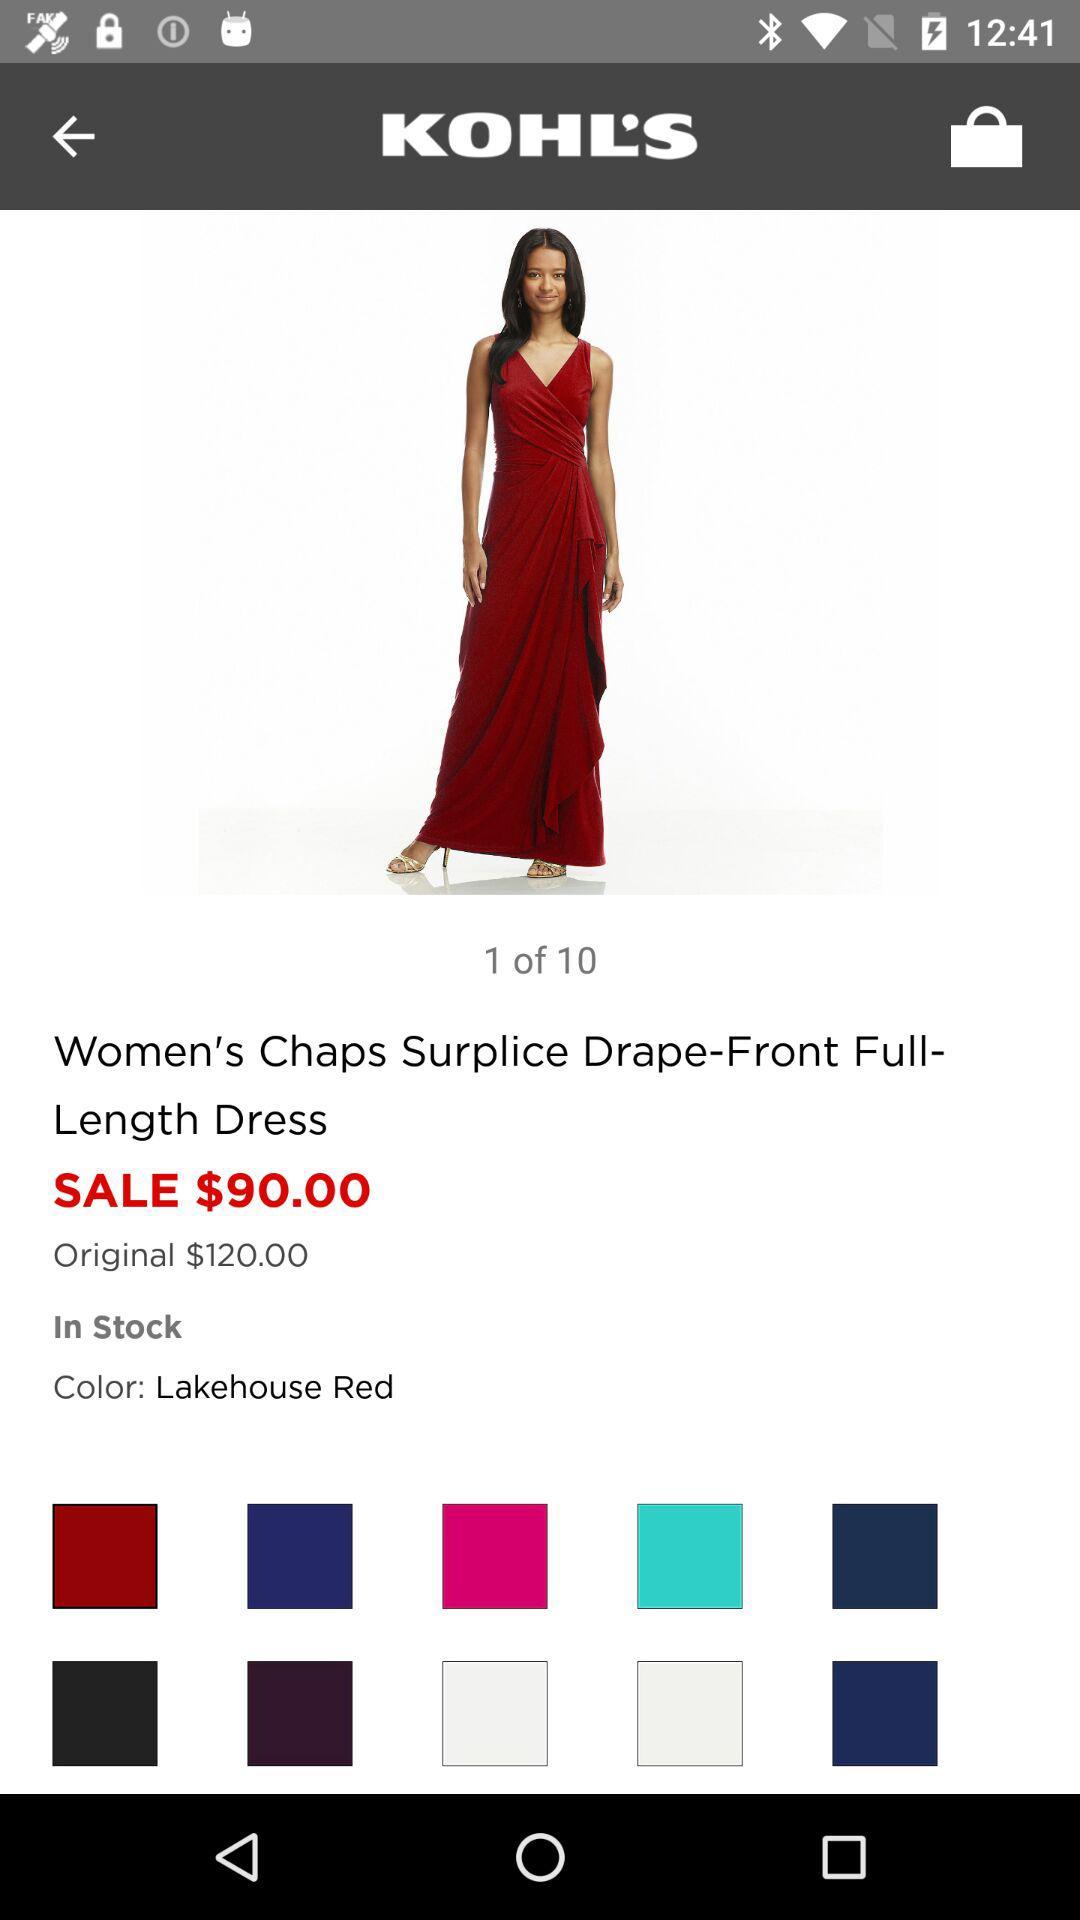 The height and width of the screenshot is (1920, 1080). Describe the element at coordinates (300, 1712) in the screenshot. I see `color option` at that location.